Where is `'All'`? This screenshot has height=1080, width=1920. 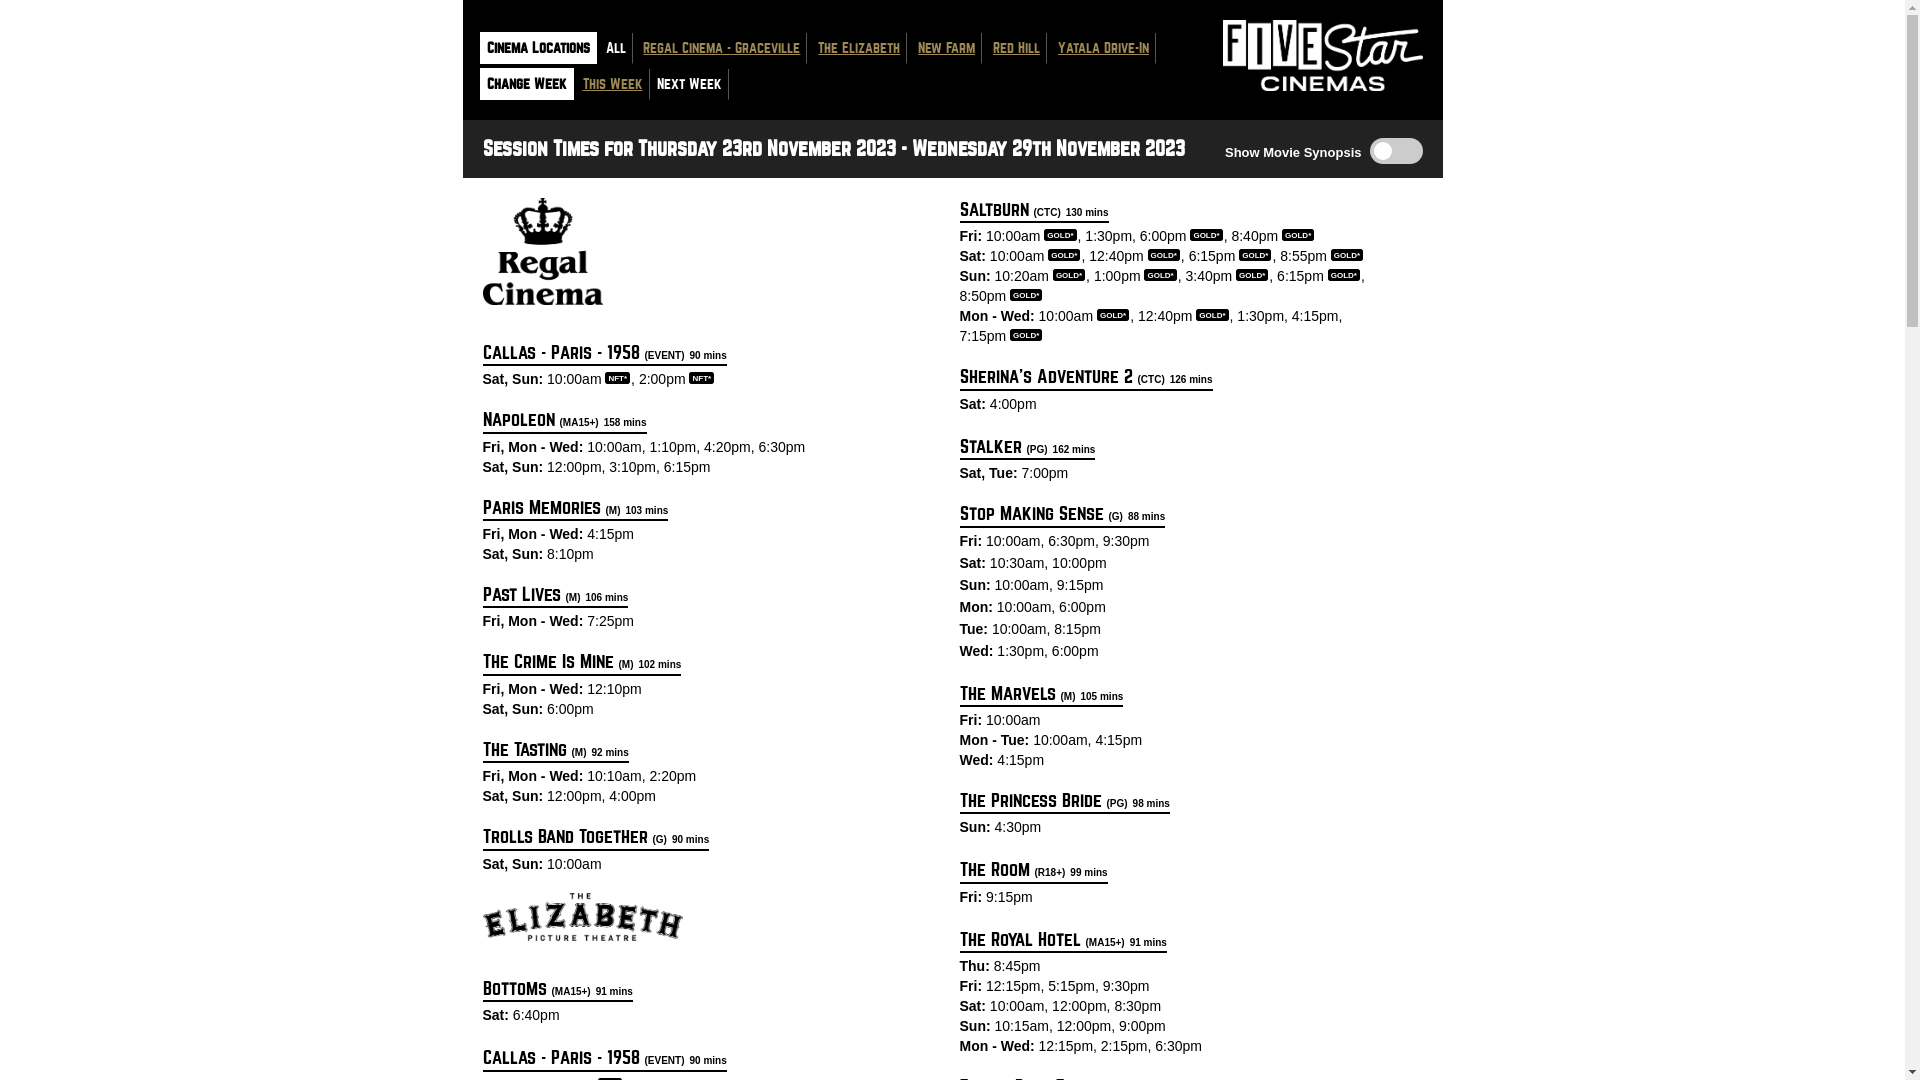 'All' is located at coordinates (613, 47).